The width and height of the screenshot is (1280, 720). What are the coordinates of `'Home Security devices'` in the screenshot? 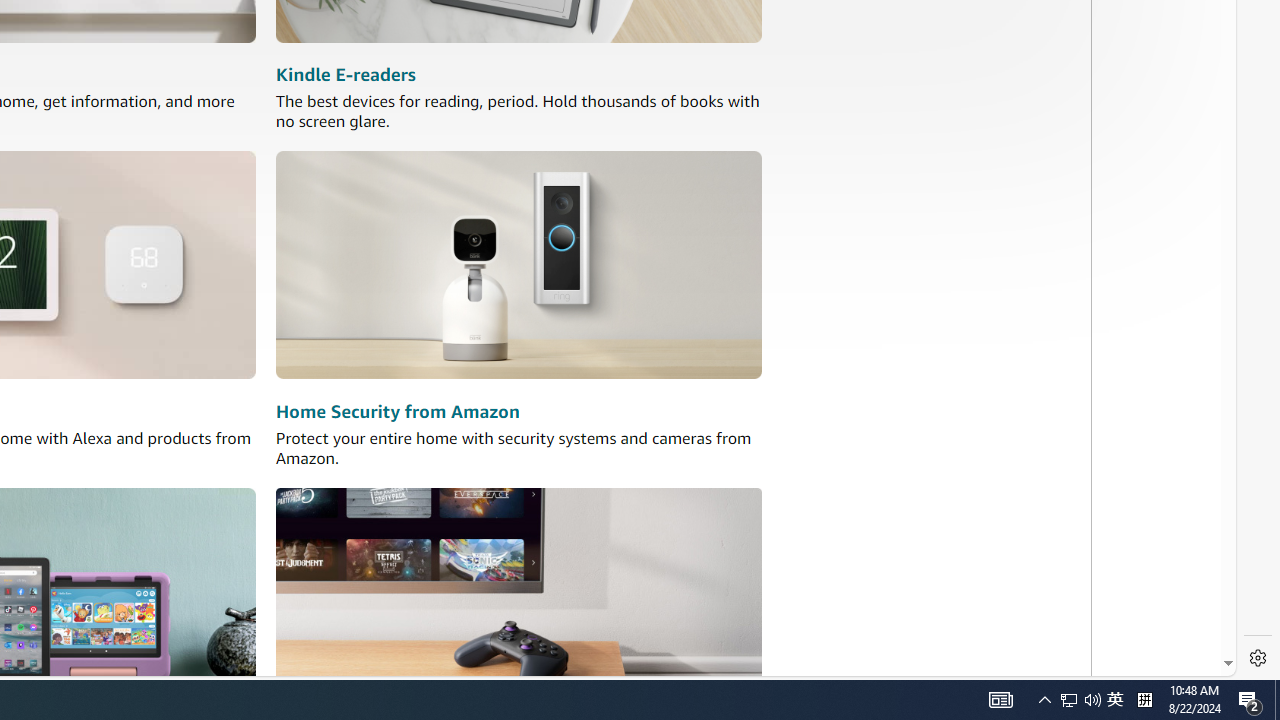 It's located at (519, 264).